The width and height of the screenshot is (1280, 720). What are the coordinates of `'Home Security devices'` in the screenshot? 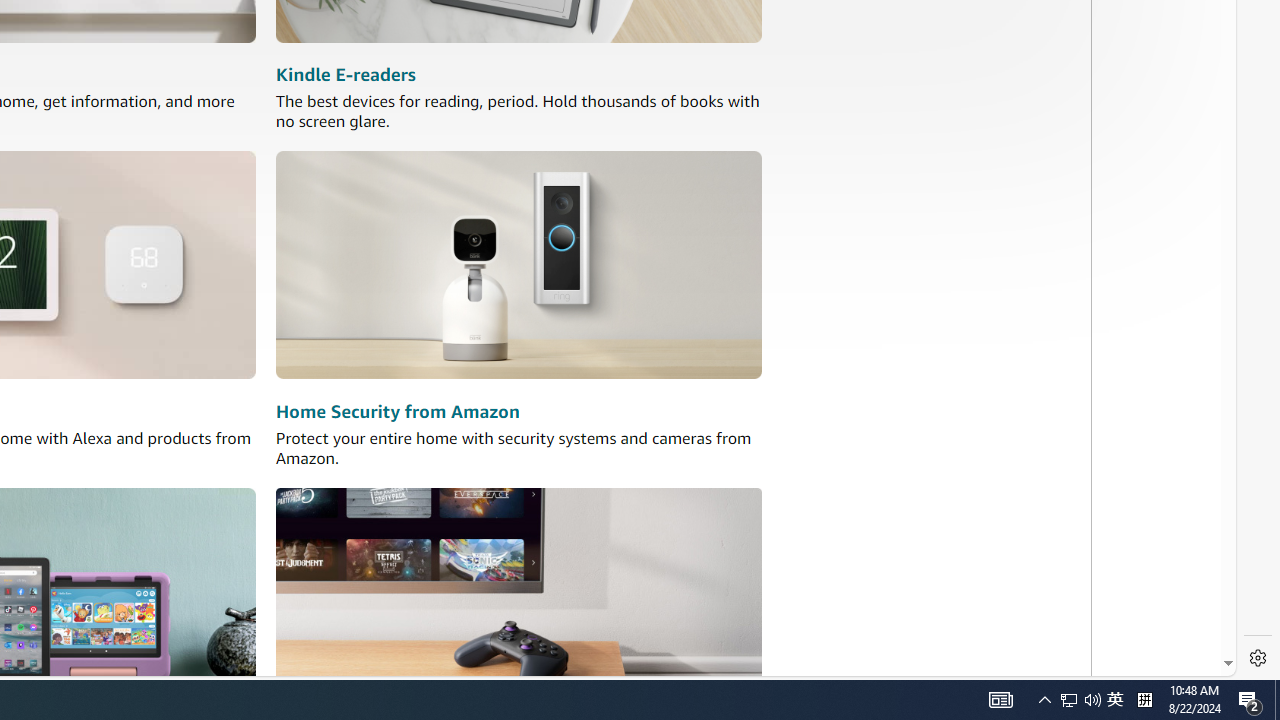 It's located at (519, 264).